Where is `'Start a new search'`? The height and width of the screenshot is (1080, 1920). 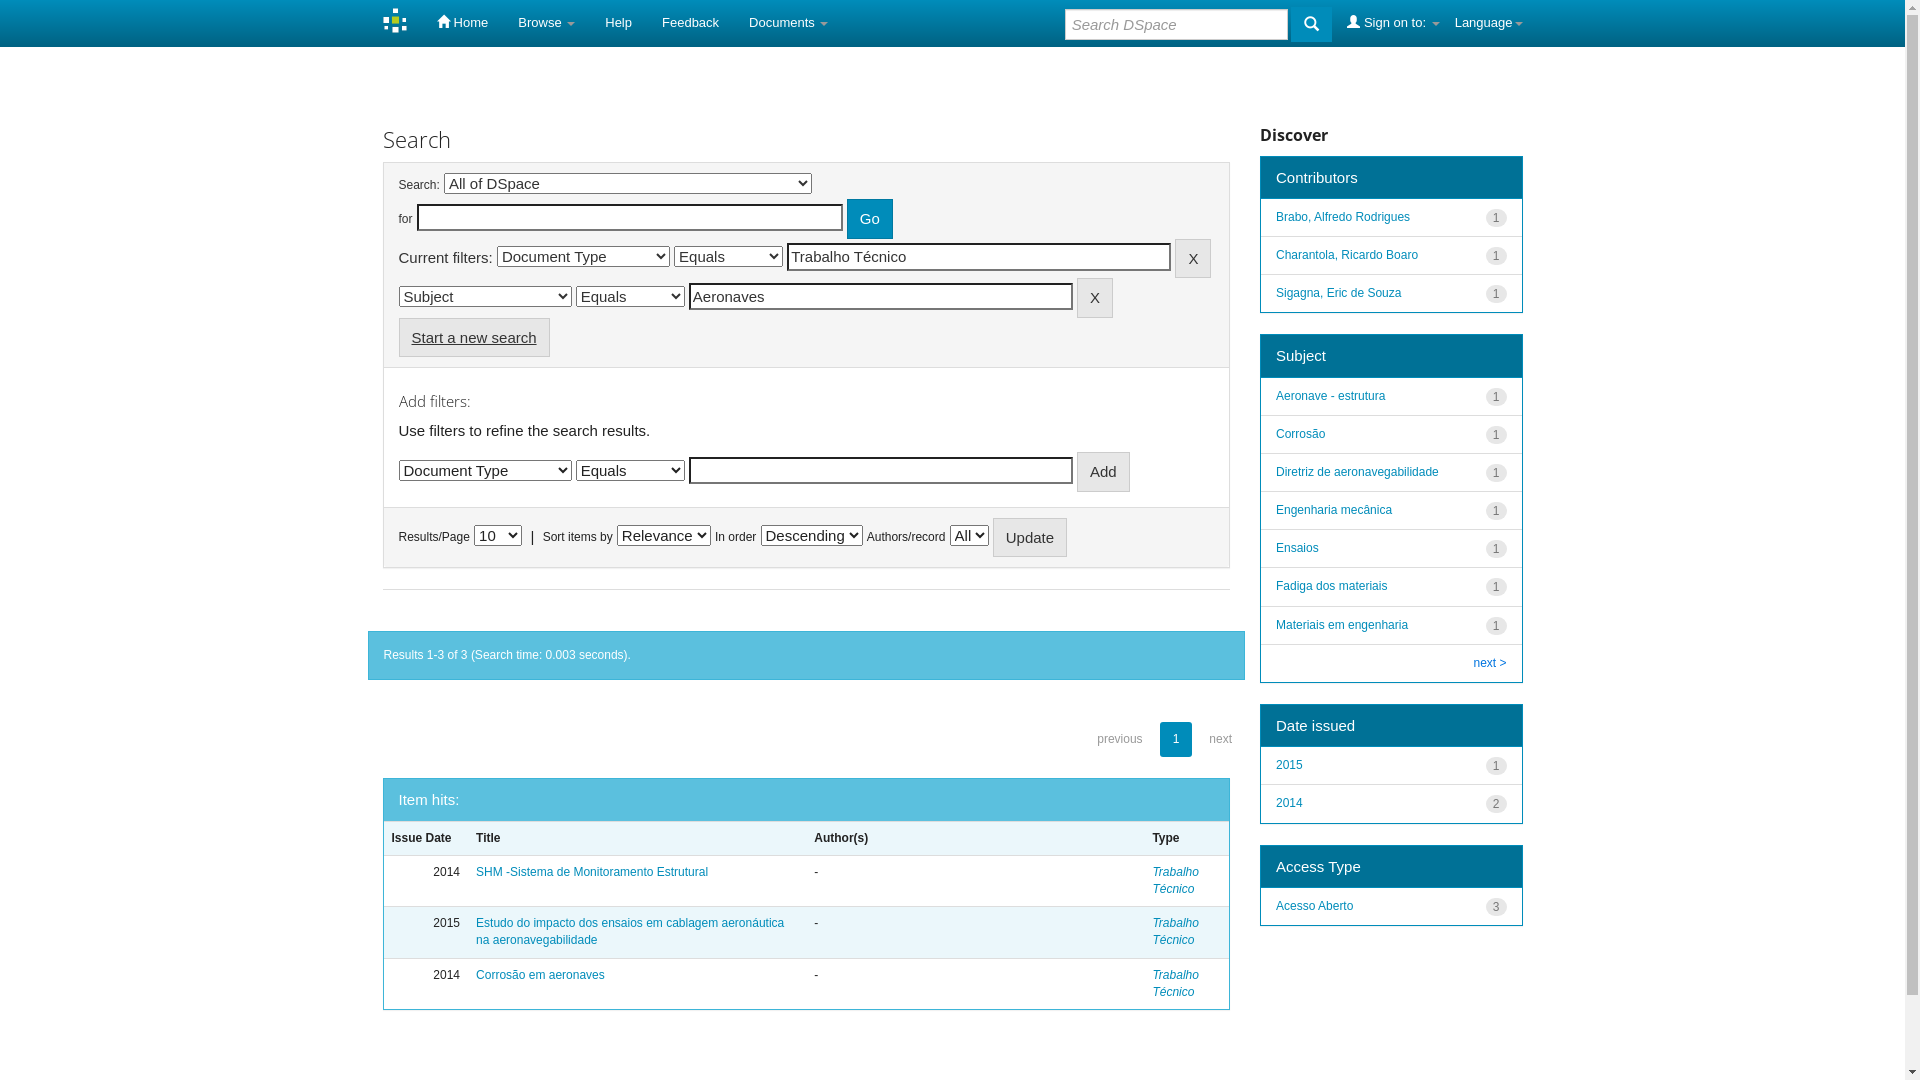
'Start a new search' is located at coordinates (472, 336).